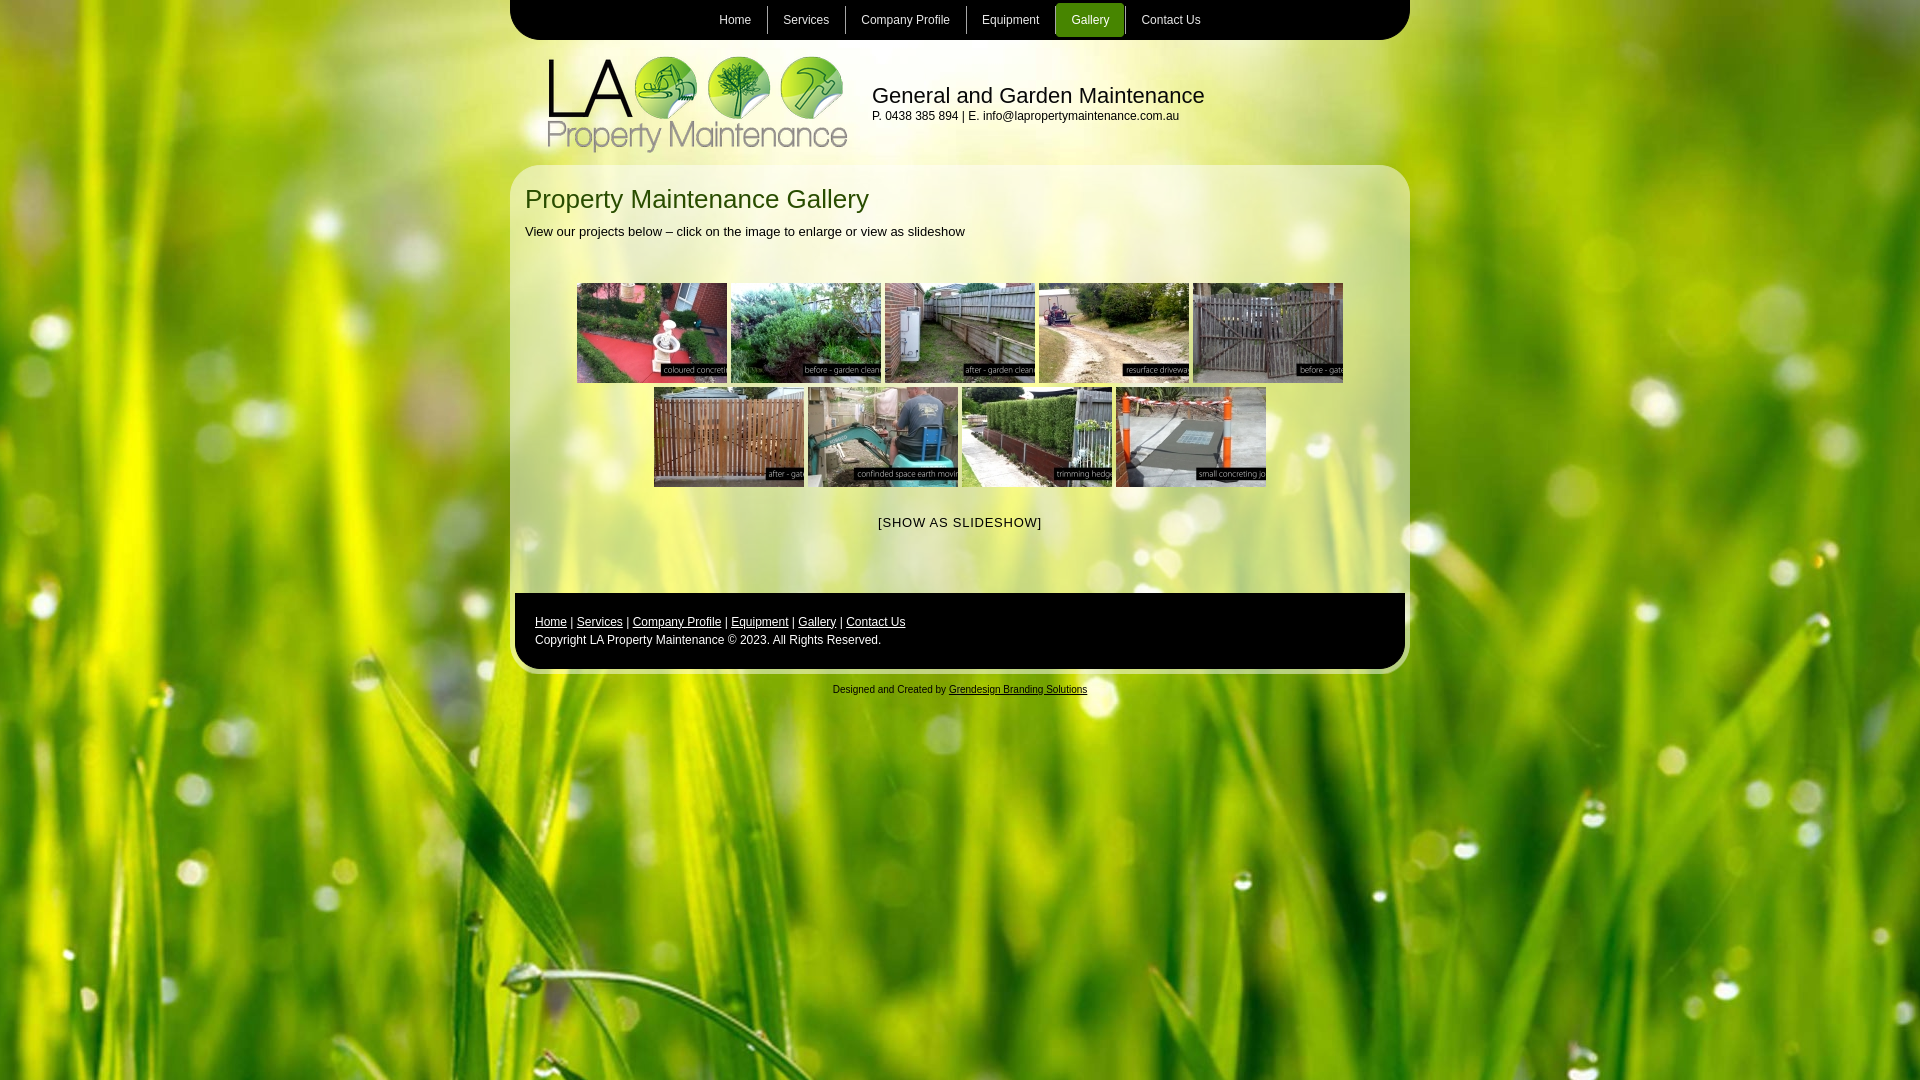 Image resolution: width=1920 pixels, height=1080 pixels. Describe the element at coordinates (1038, 95) in the screenshot. I see `'General and Garden Maintenance'` at that location.